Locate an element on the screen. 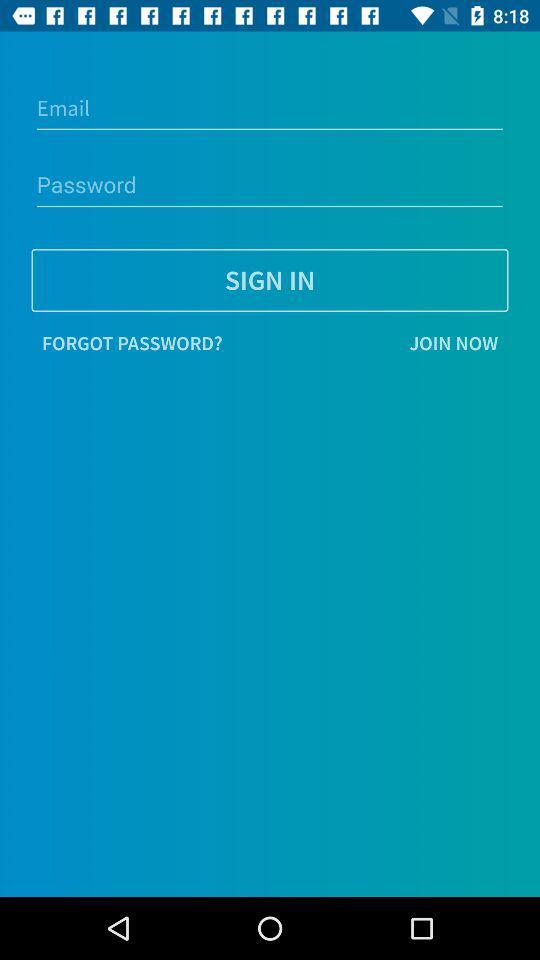 The height and width of the screenshot is (960, 540). icon to the left of the join now icon is located at coordinates (132, 343).